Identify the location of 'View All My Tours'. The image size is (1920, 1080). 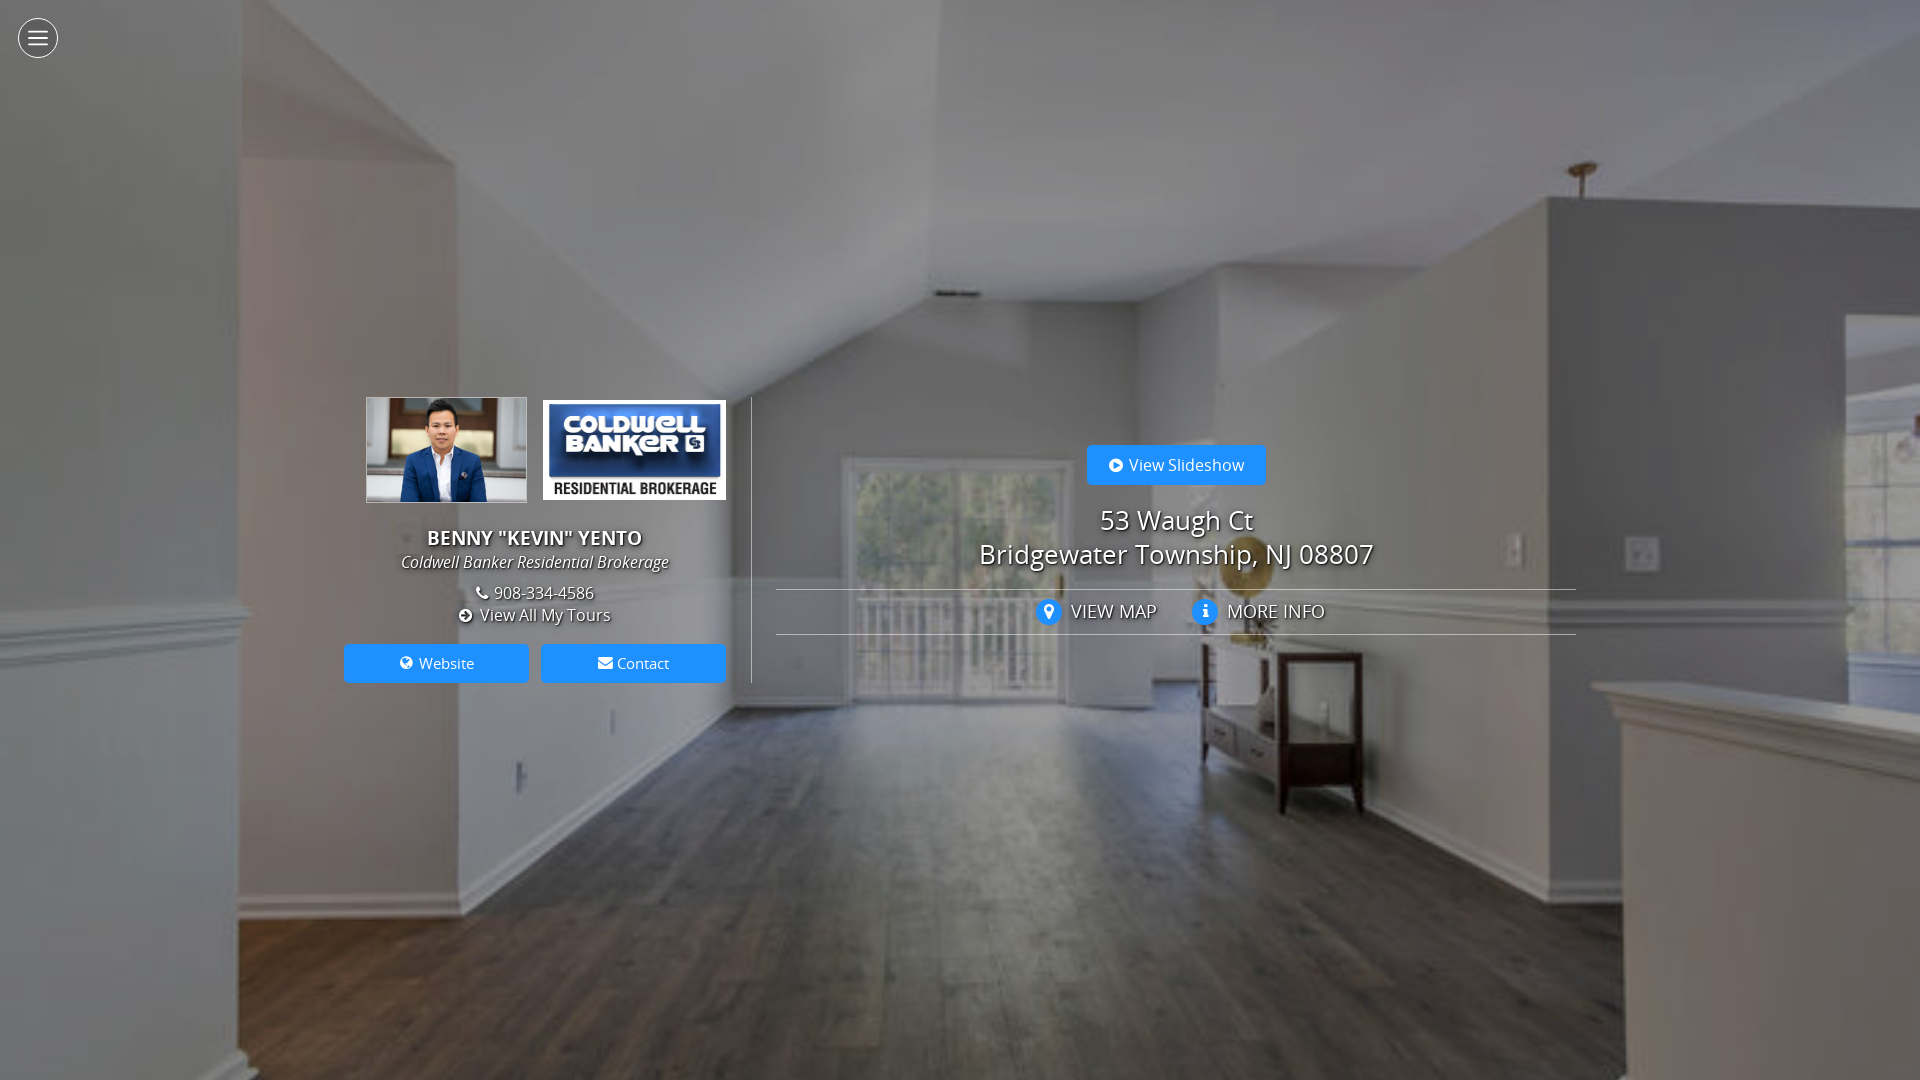
(534, 613).